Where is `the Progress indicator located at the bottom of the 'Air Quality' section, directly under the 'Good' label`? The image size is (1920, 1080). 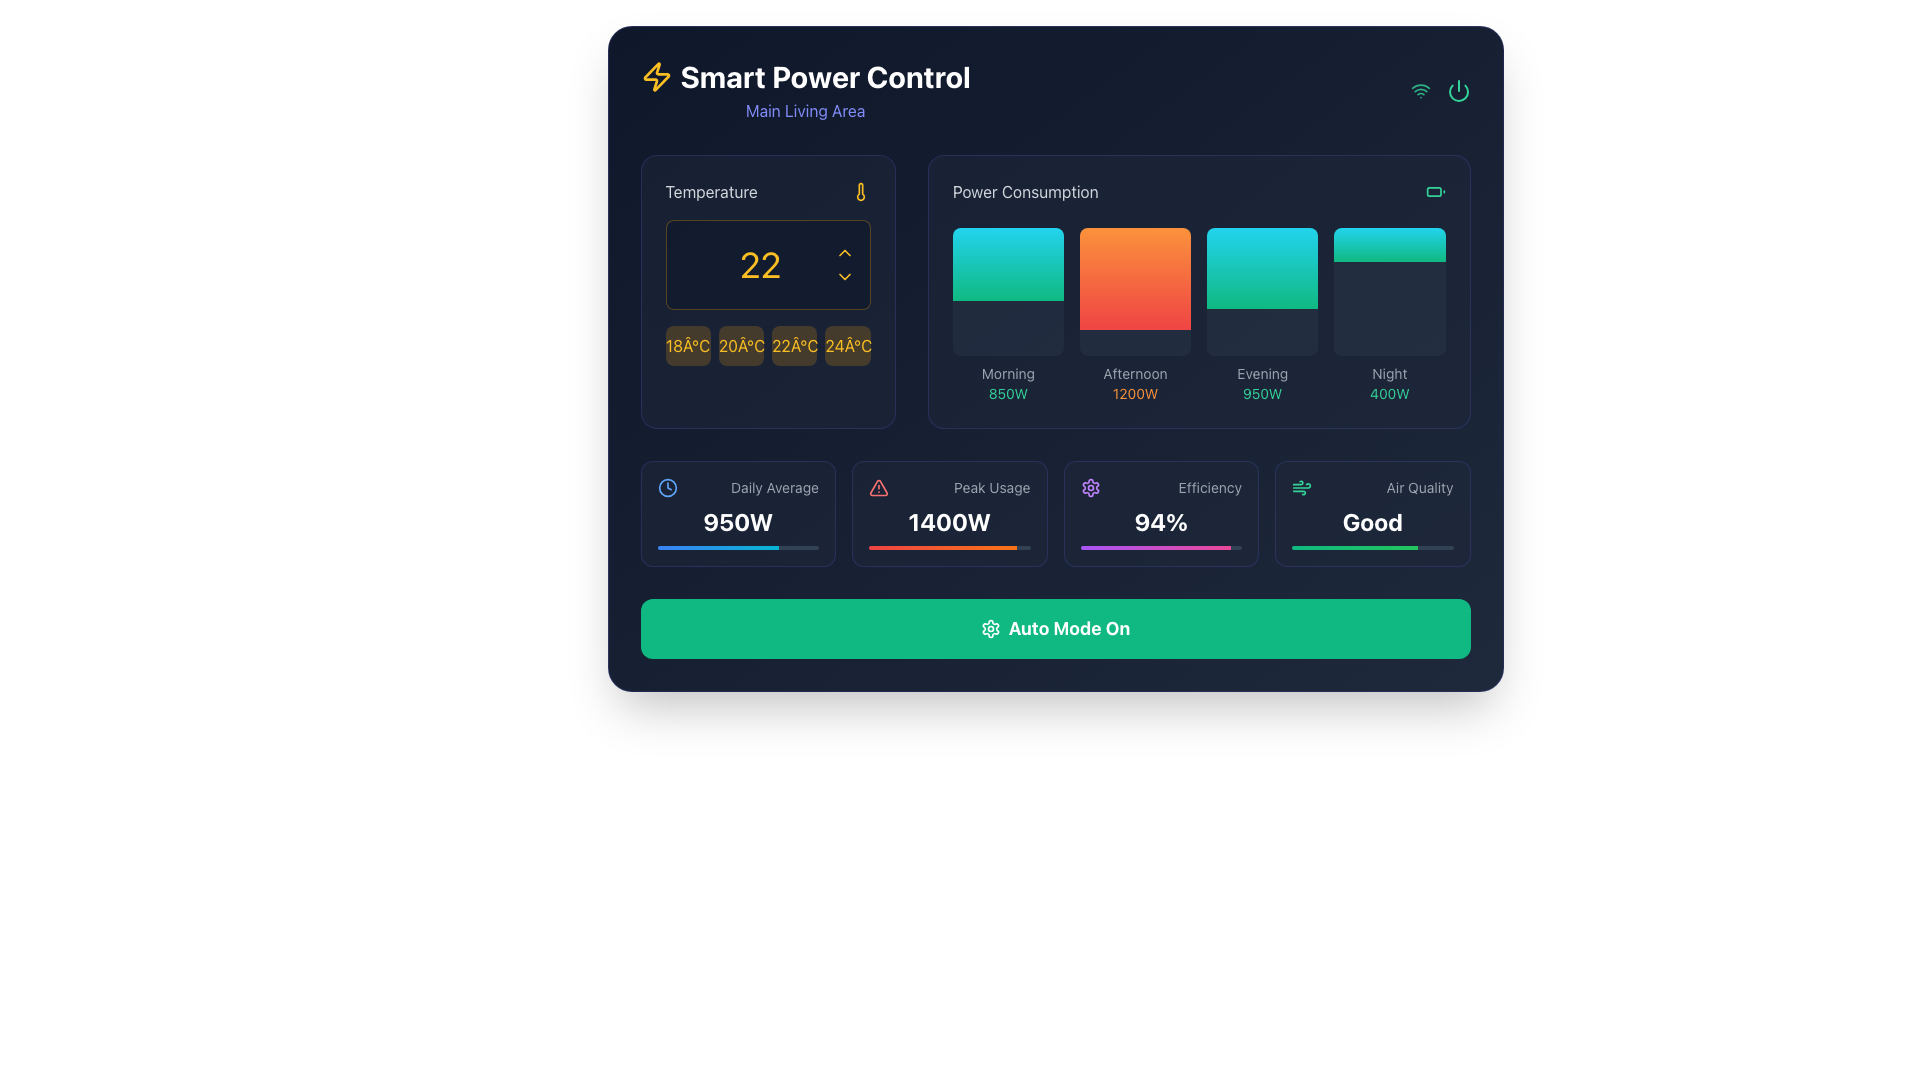 the Progress indicator located at the bottom of the 'Air Quality' section, directly under the 'Good' label is located at coordinates (1371, 547).